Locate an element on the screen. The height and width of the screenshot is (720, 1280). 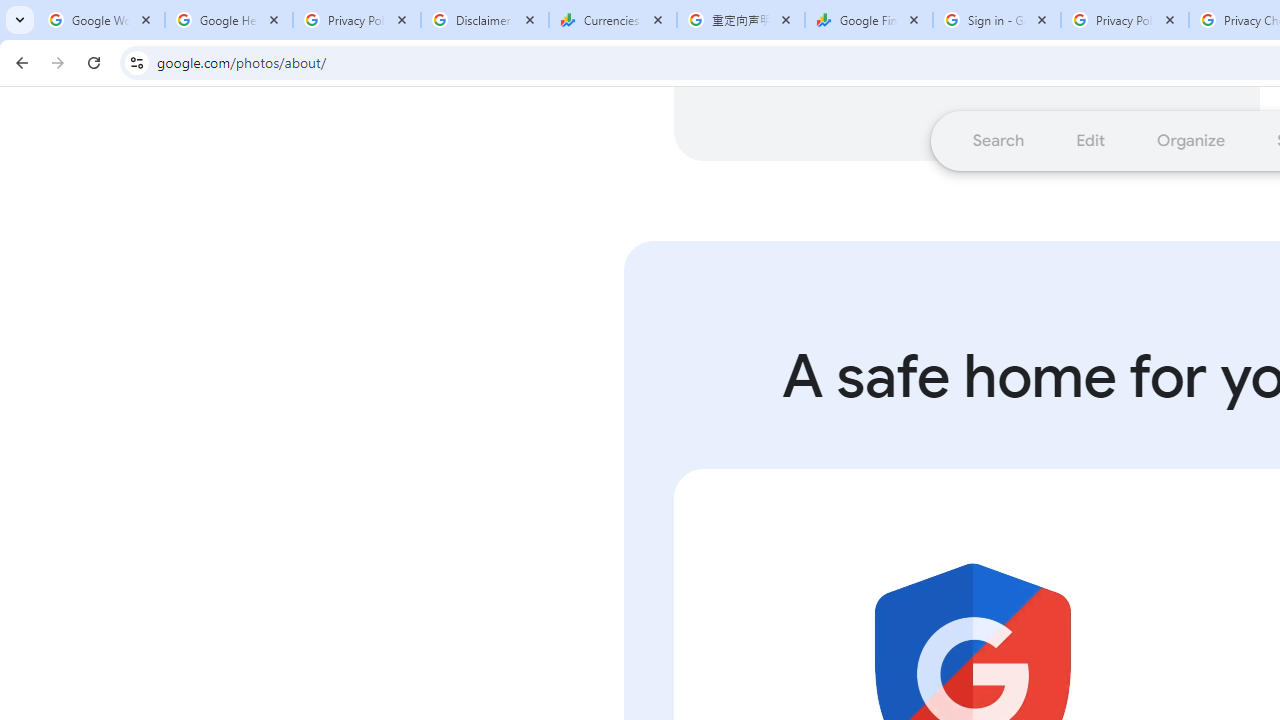
'Go to section: Edit' is located at coordinates (1089, 139).